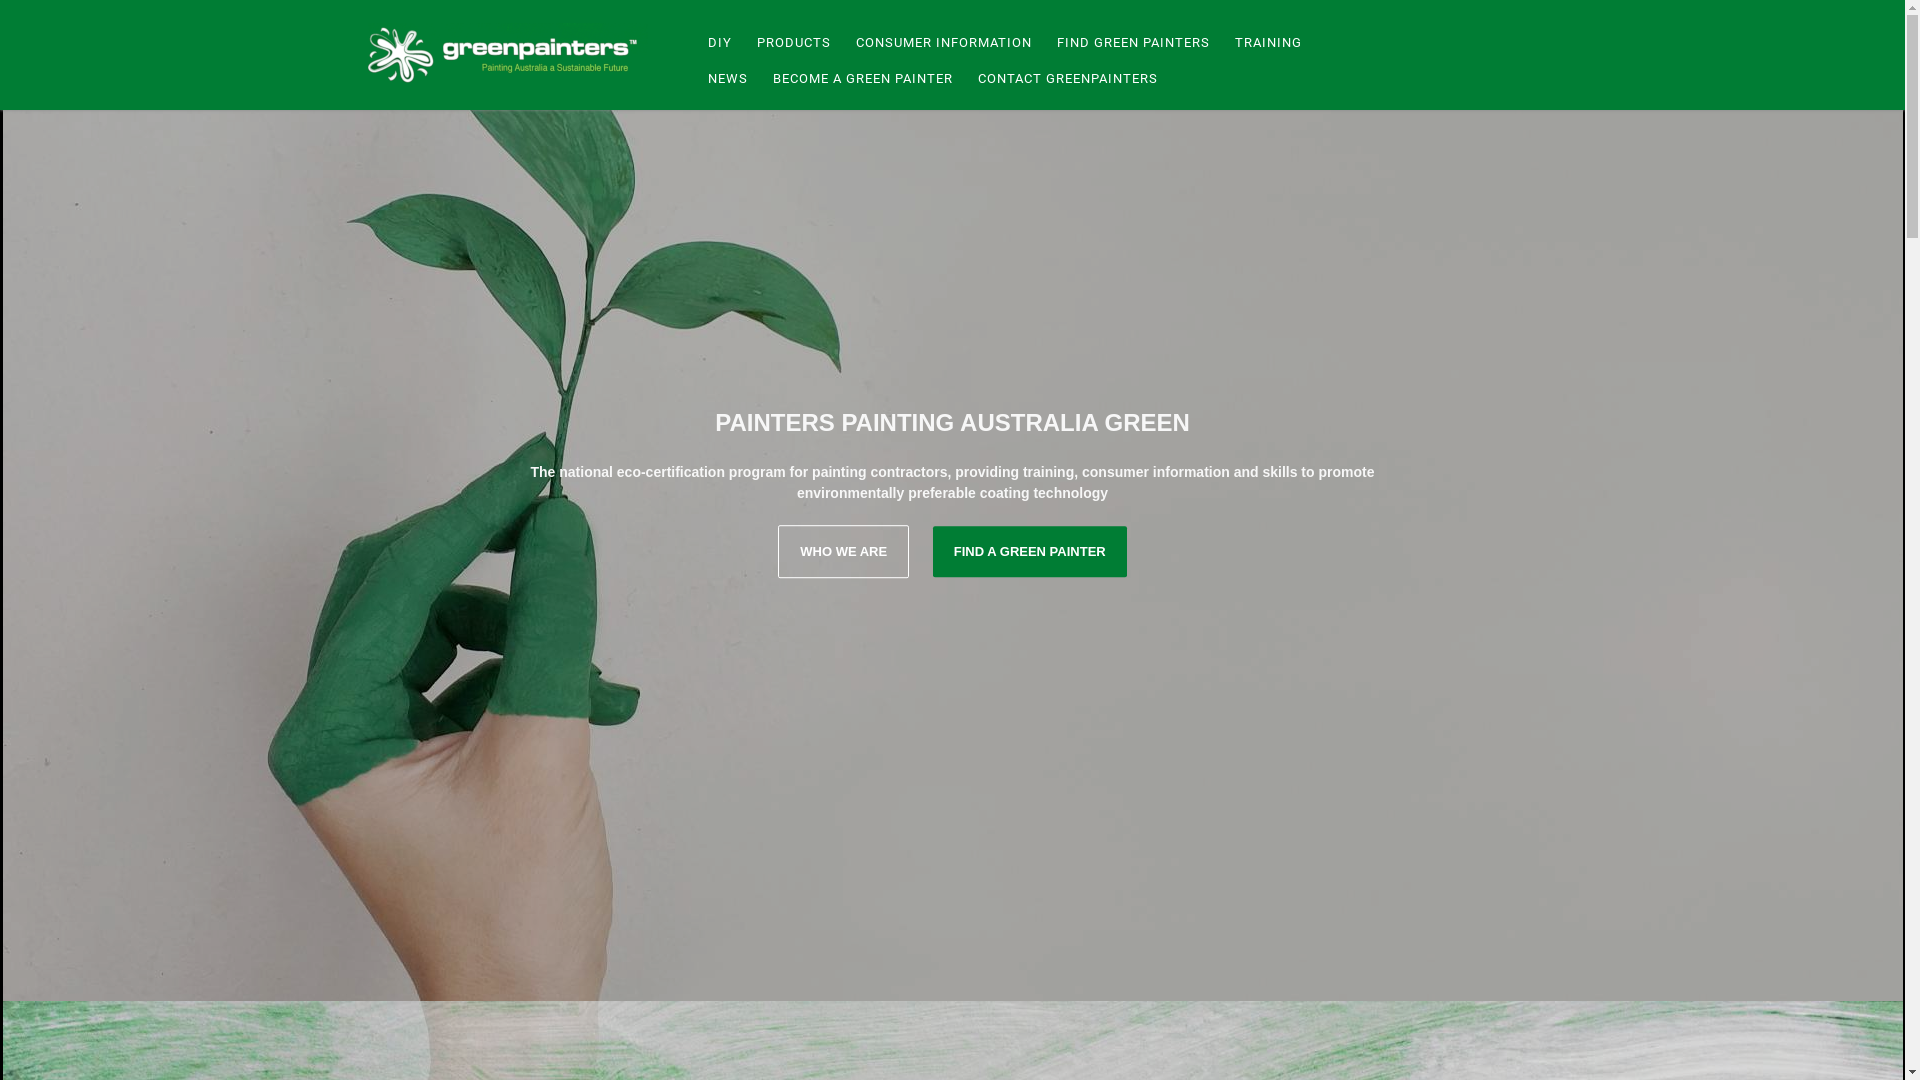 This screenshot has height=1080, width=1920. What do you see at coordinates (790, 42) in the screenshot?
I see `'PRODUCTS'` at bounding box center [790, 42].